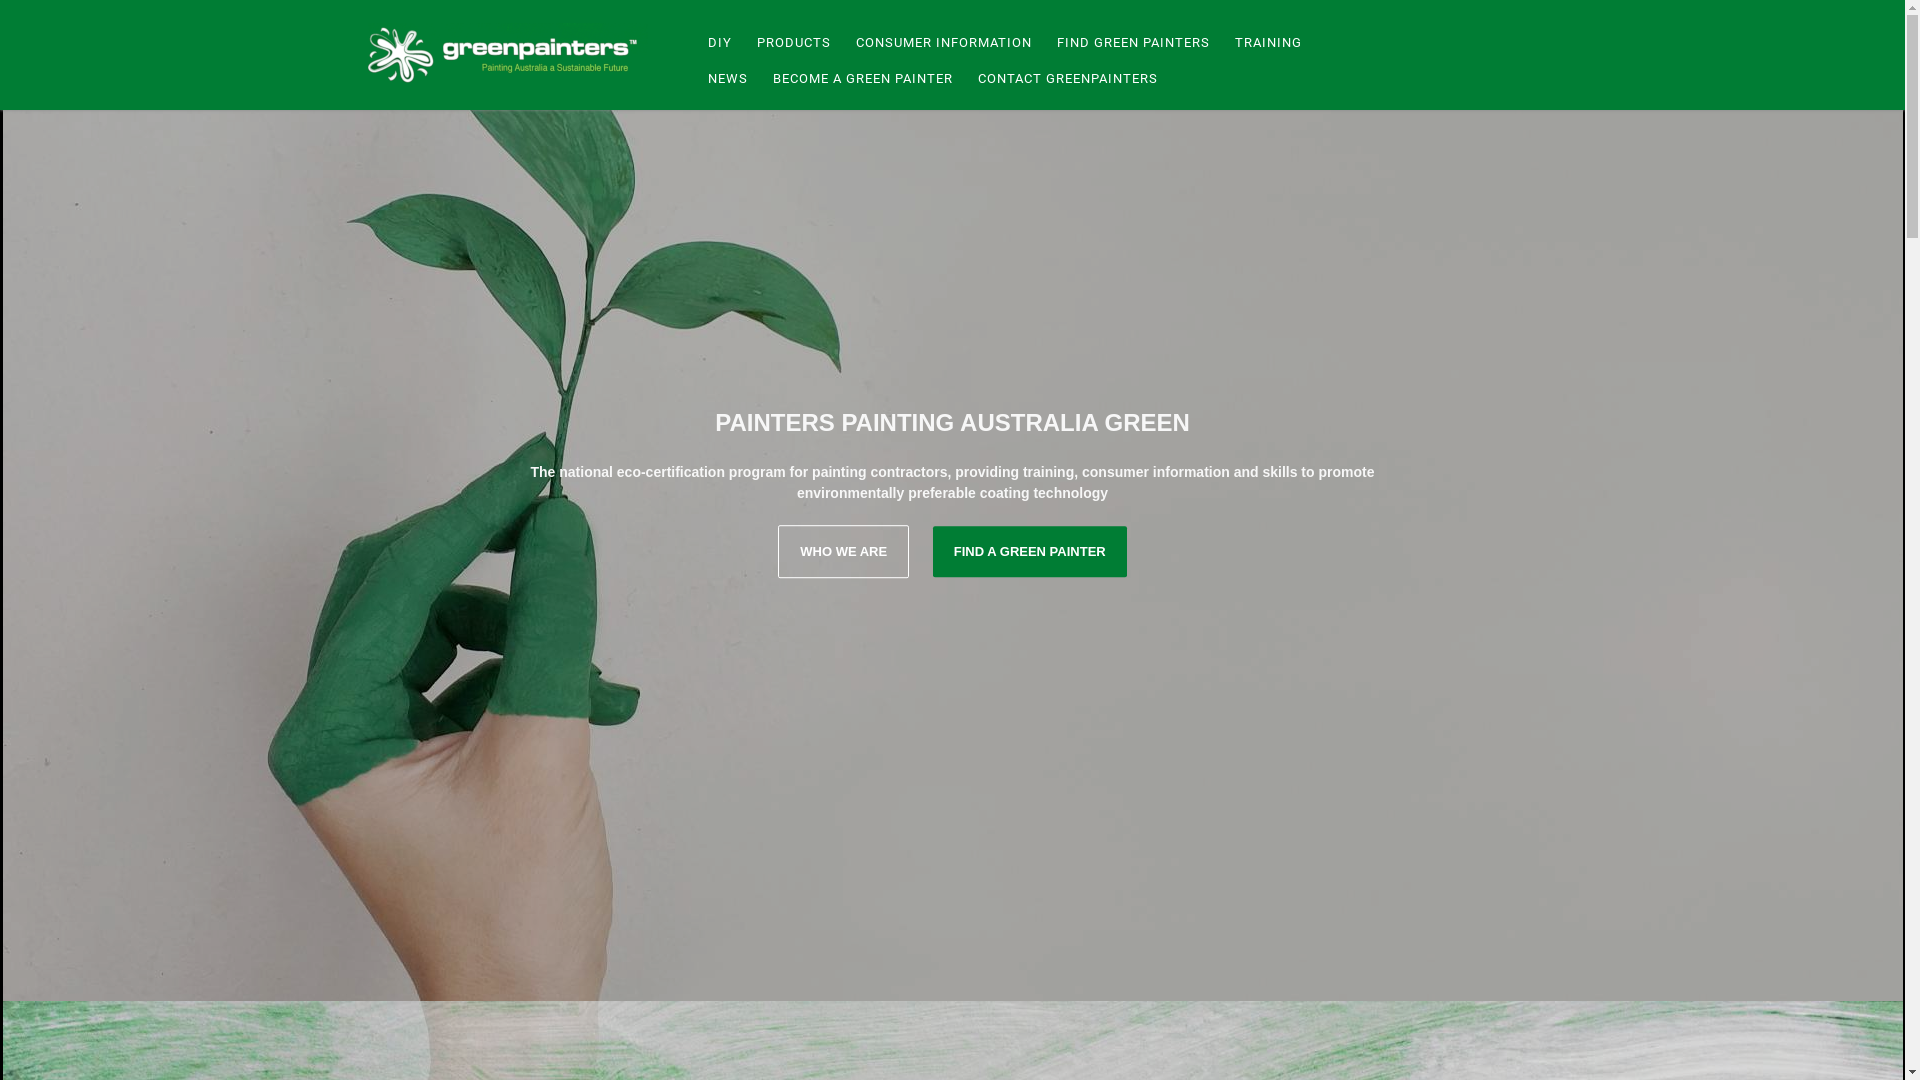 This screenshot has height=1080, width=1920. What do you see at coordinates (790, 42) in the screenshot?
I see `'PRODUCTS'` at bounding box center [790, 42].